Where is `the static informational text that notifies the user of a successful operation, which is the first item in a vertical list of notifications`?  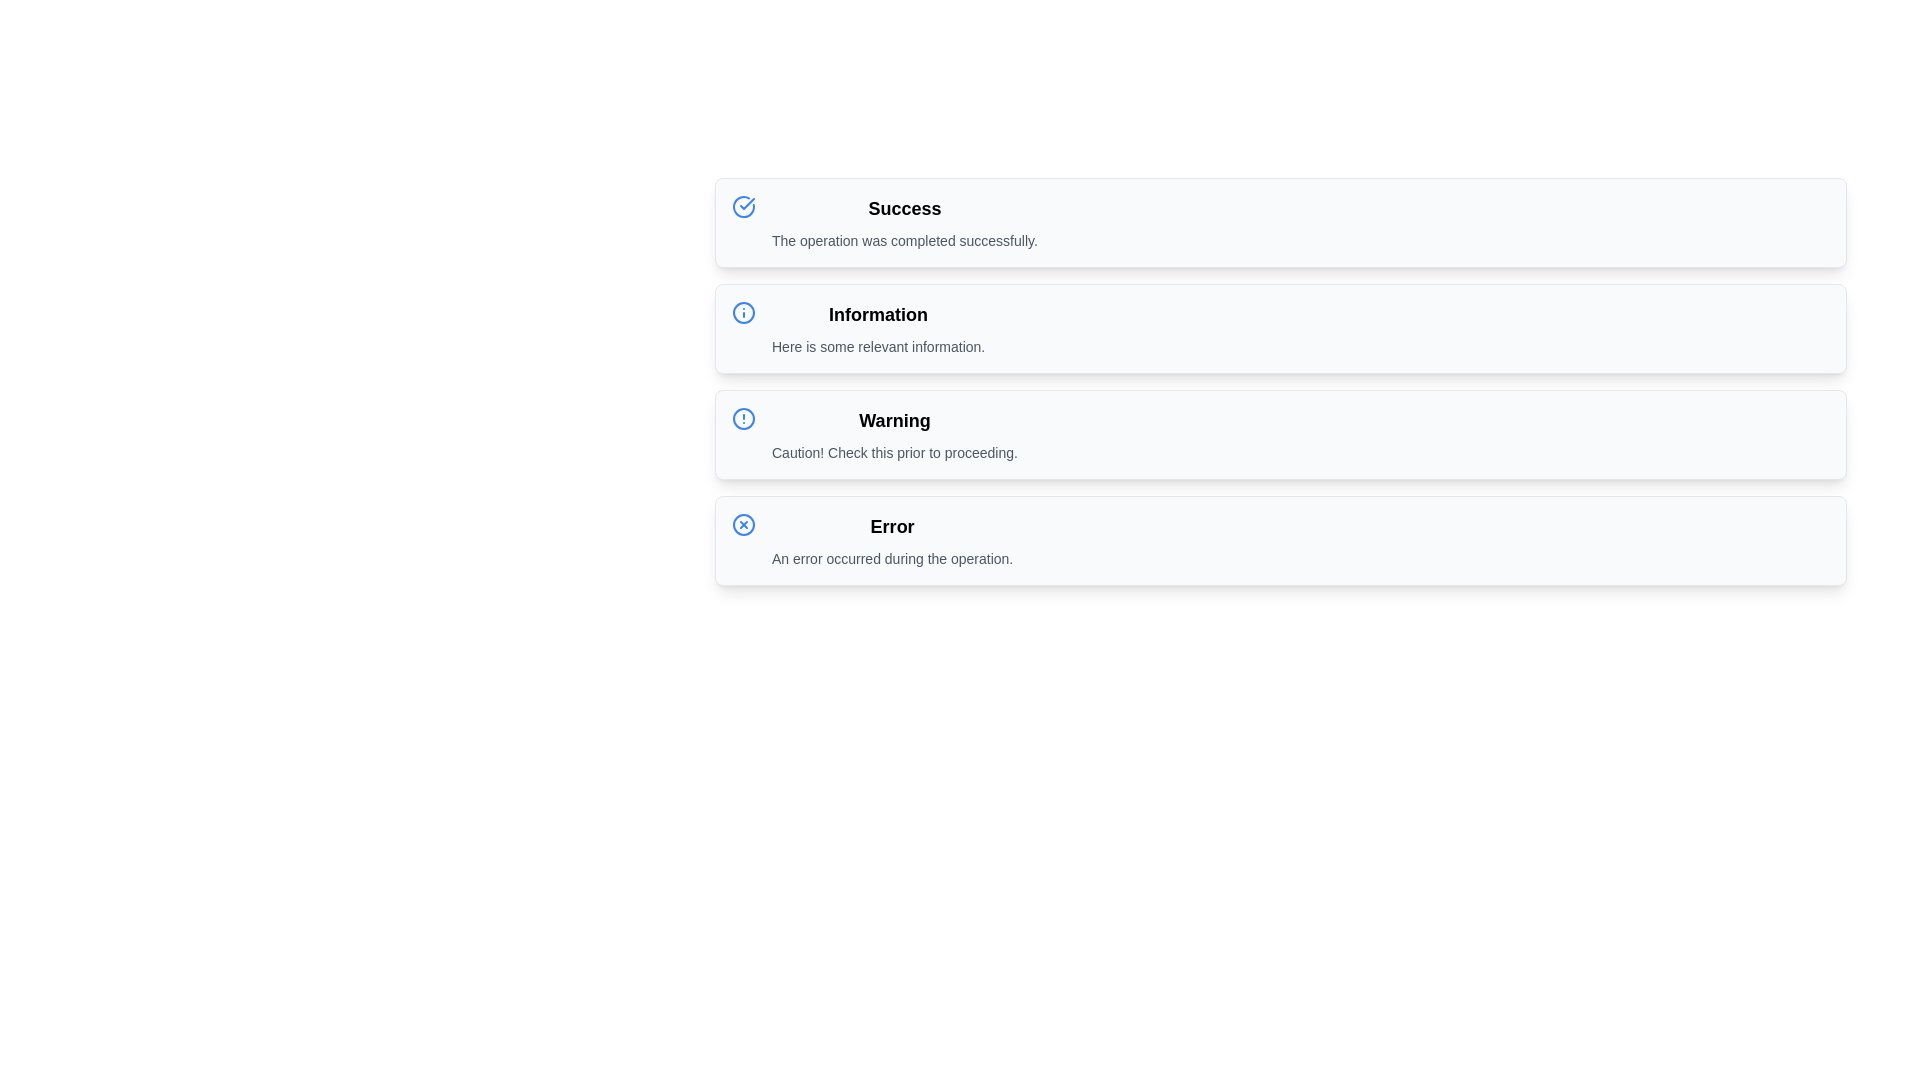 the static informational text that notifies the user of a successful operation, which is the first item in a vertical list of notifications is located at coordinates (903, 223).